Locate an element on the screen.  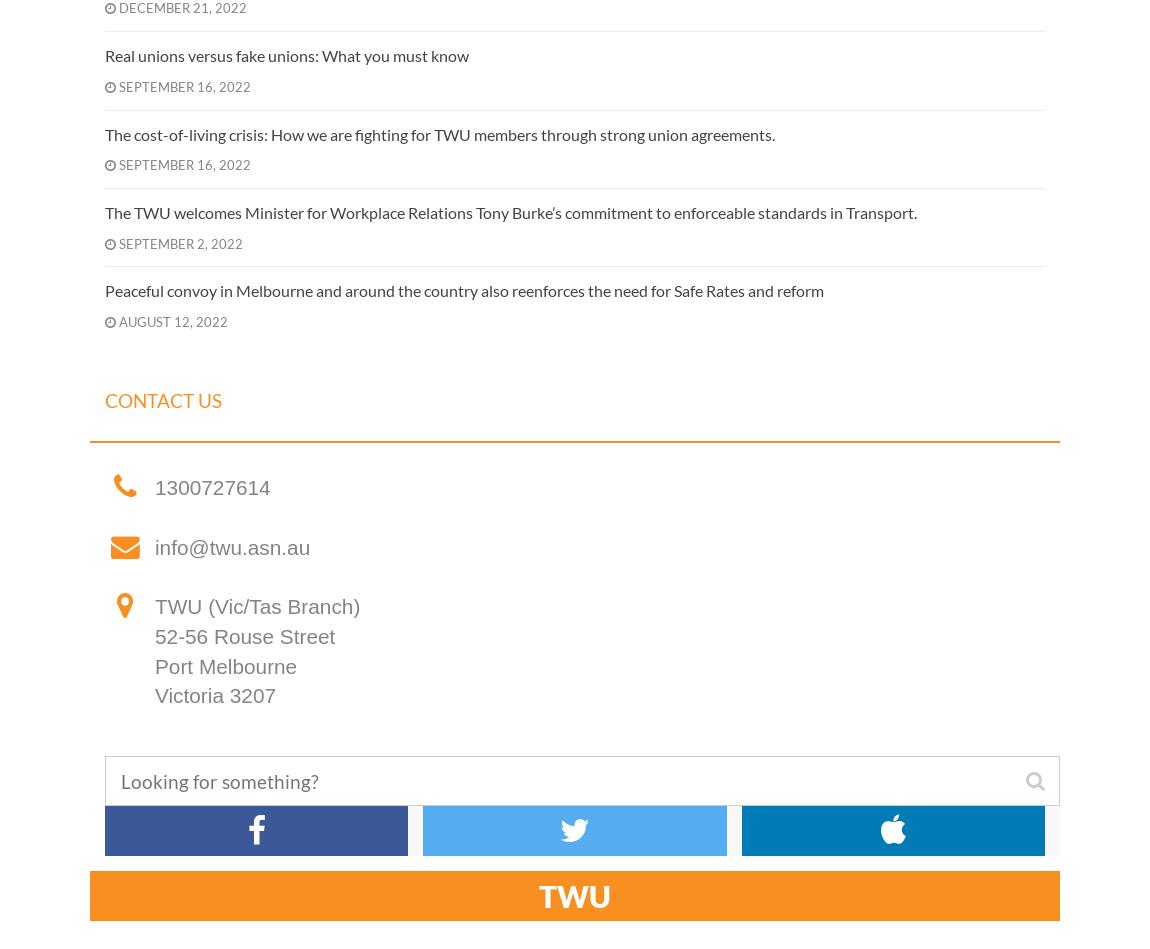
'Real unions versus fake unions: What you must know' is located at coordinates (286, 55).